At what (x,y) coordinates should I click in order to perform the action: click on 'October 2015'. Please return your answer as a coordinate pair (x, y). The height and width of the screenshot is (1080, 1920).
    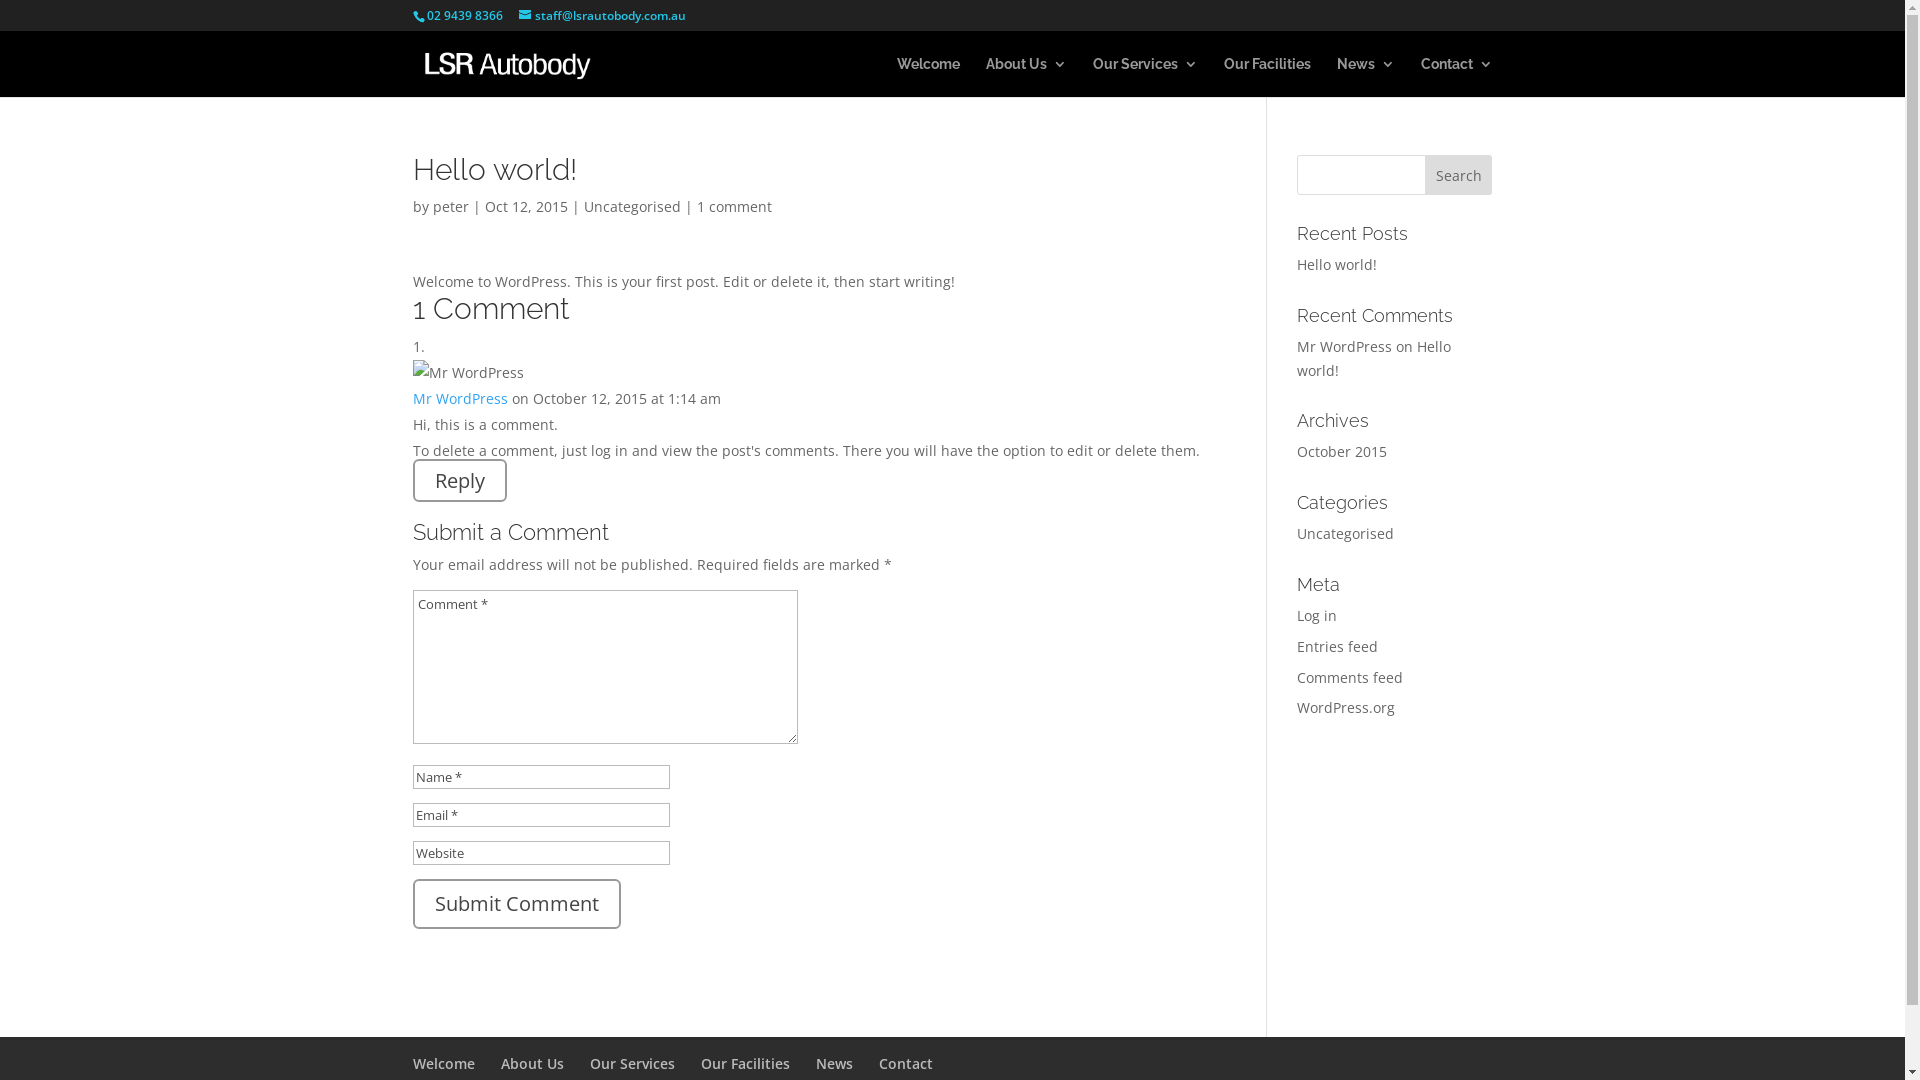
    Looking at the image, I should click on (1342, 451).